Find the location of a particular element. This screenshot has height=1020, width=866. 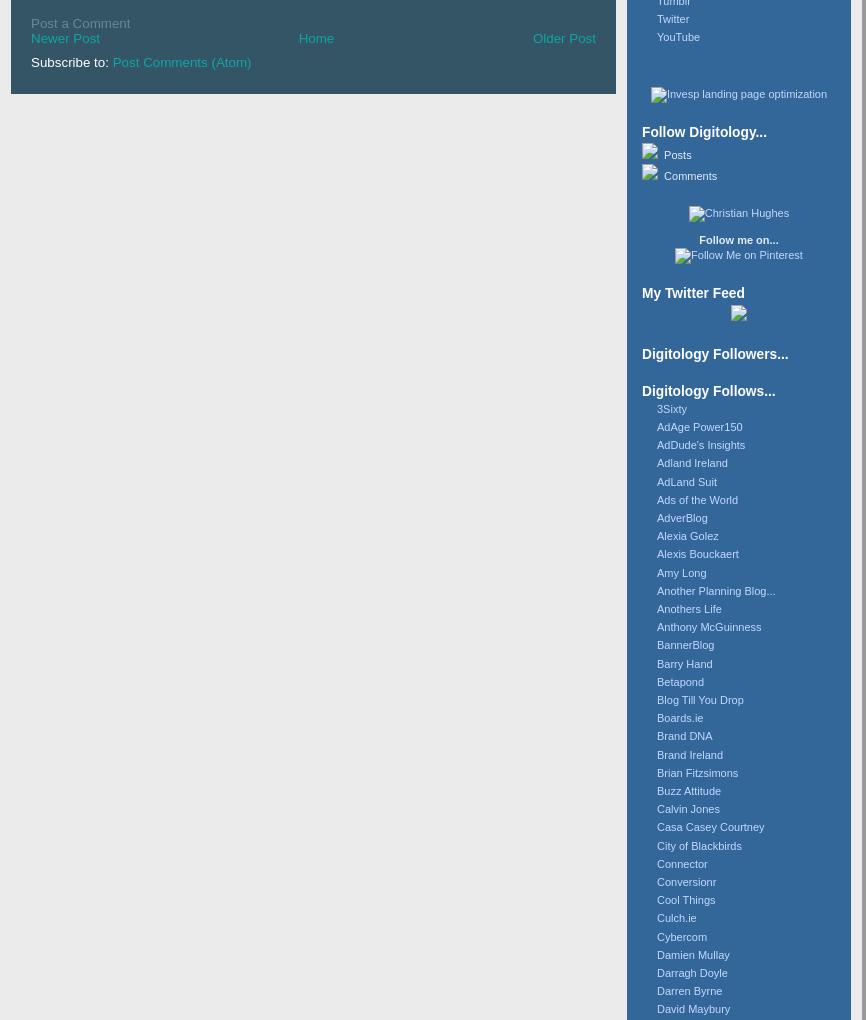

'Alexis Bouckaert' is located at coordinates (656, 552).